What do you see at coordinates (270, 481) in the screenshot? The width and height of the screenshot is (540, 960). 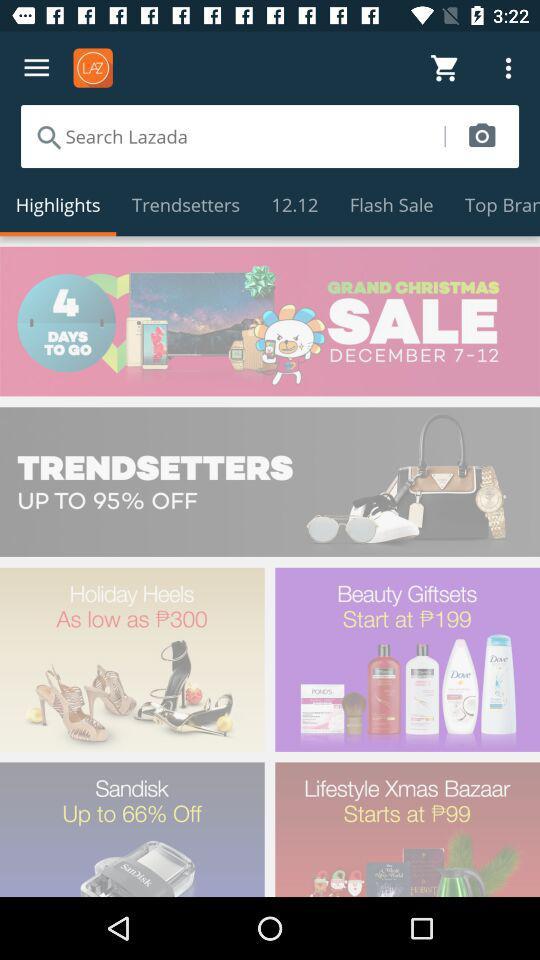 I see `direct to x shopping` at bounding box center [270, 481].